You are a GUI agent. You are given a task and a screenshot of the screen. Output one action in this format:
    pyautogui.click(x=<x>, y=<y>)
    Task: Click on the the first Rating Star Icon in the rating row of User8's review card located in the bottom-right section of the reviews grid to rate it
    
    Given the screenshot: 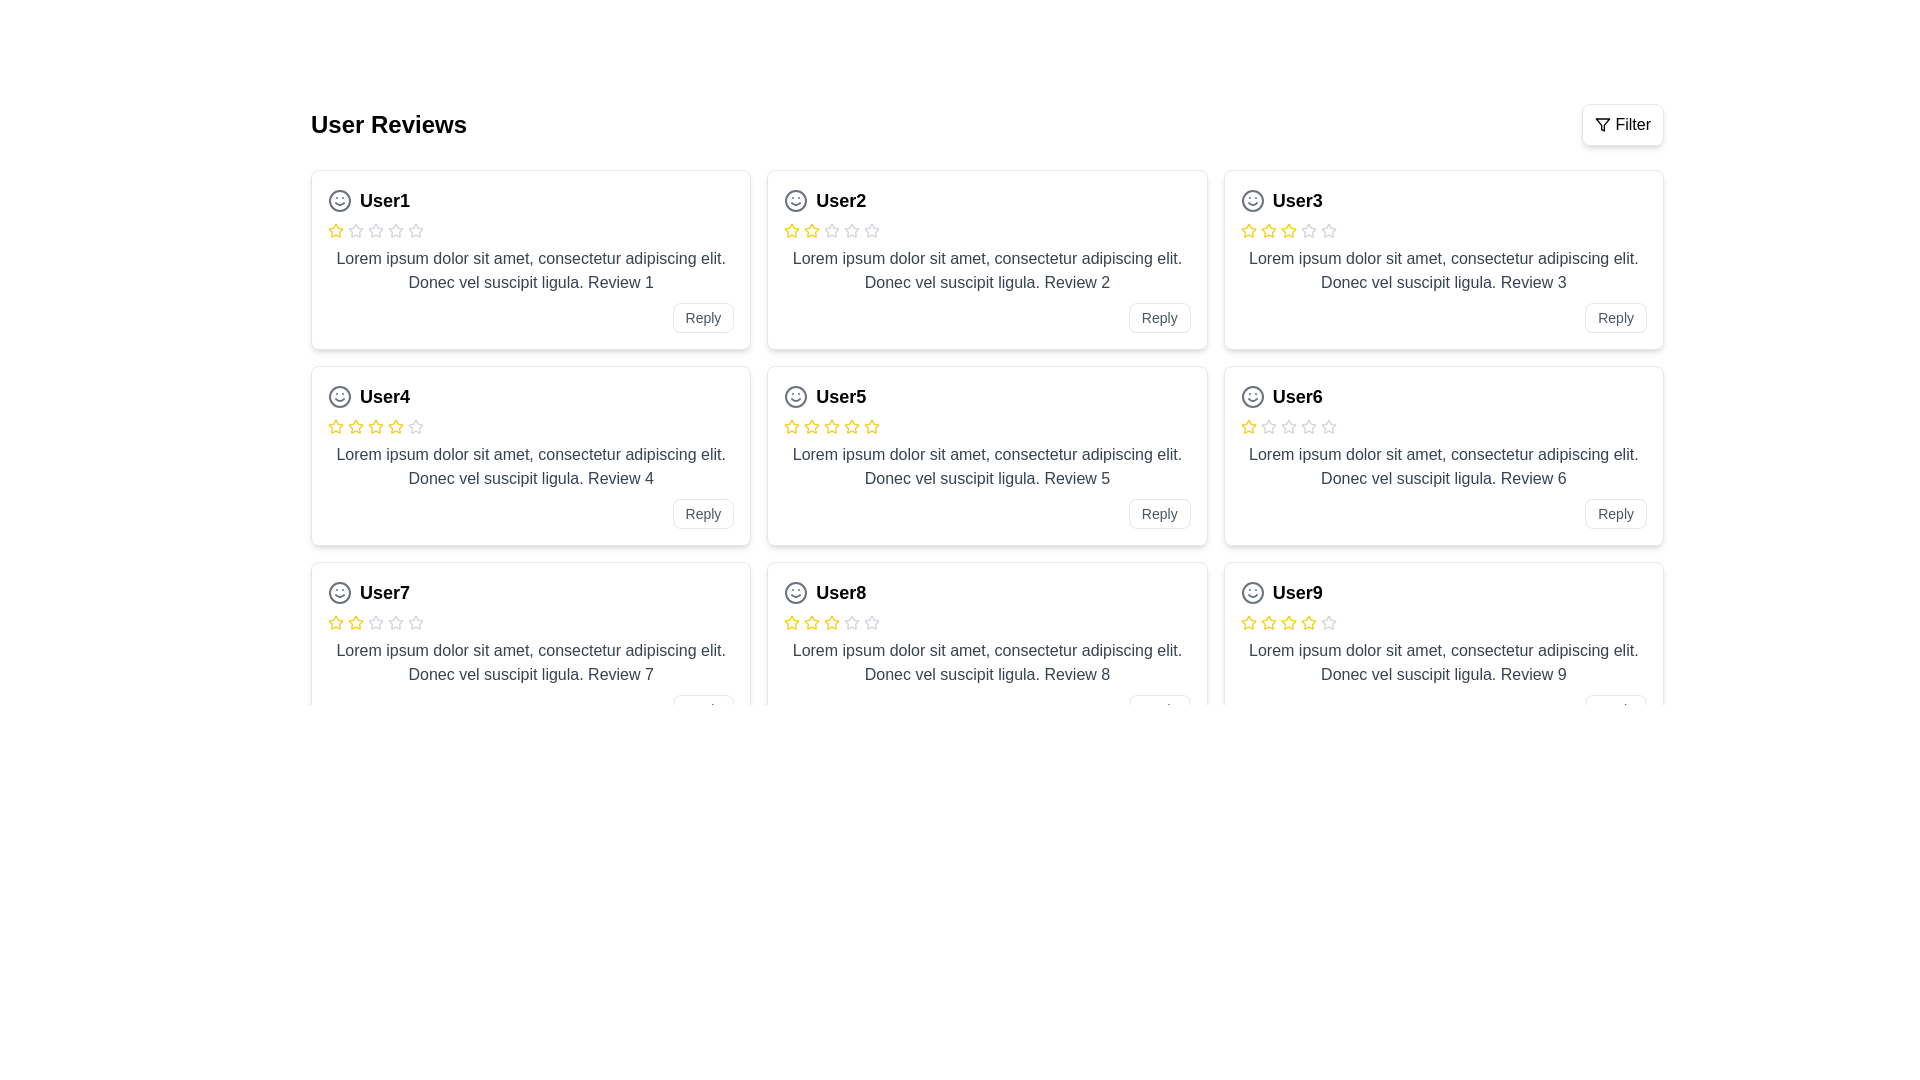 What is the action you would take?
    pyautogui.click(x=791, y=622)
    